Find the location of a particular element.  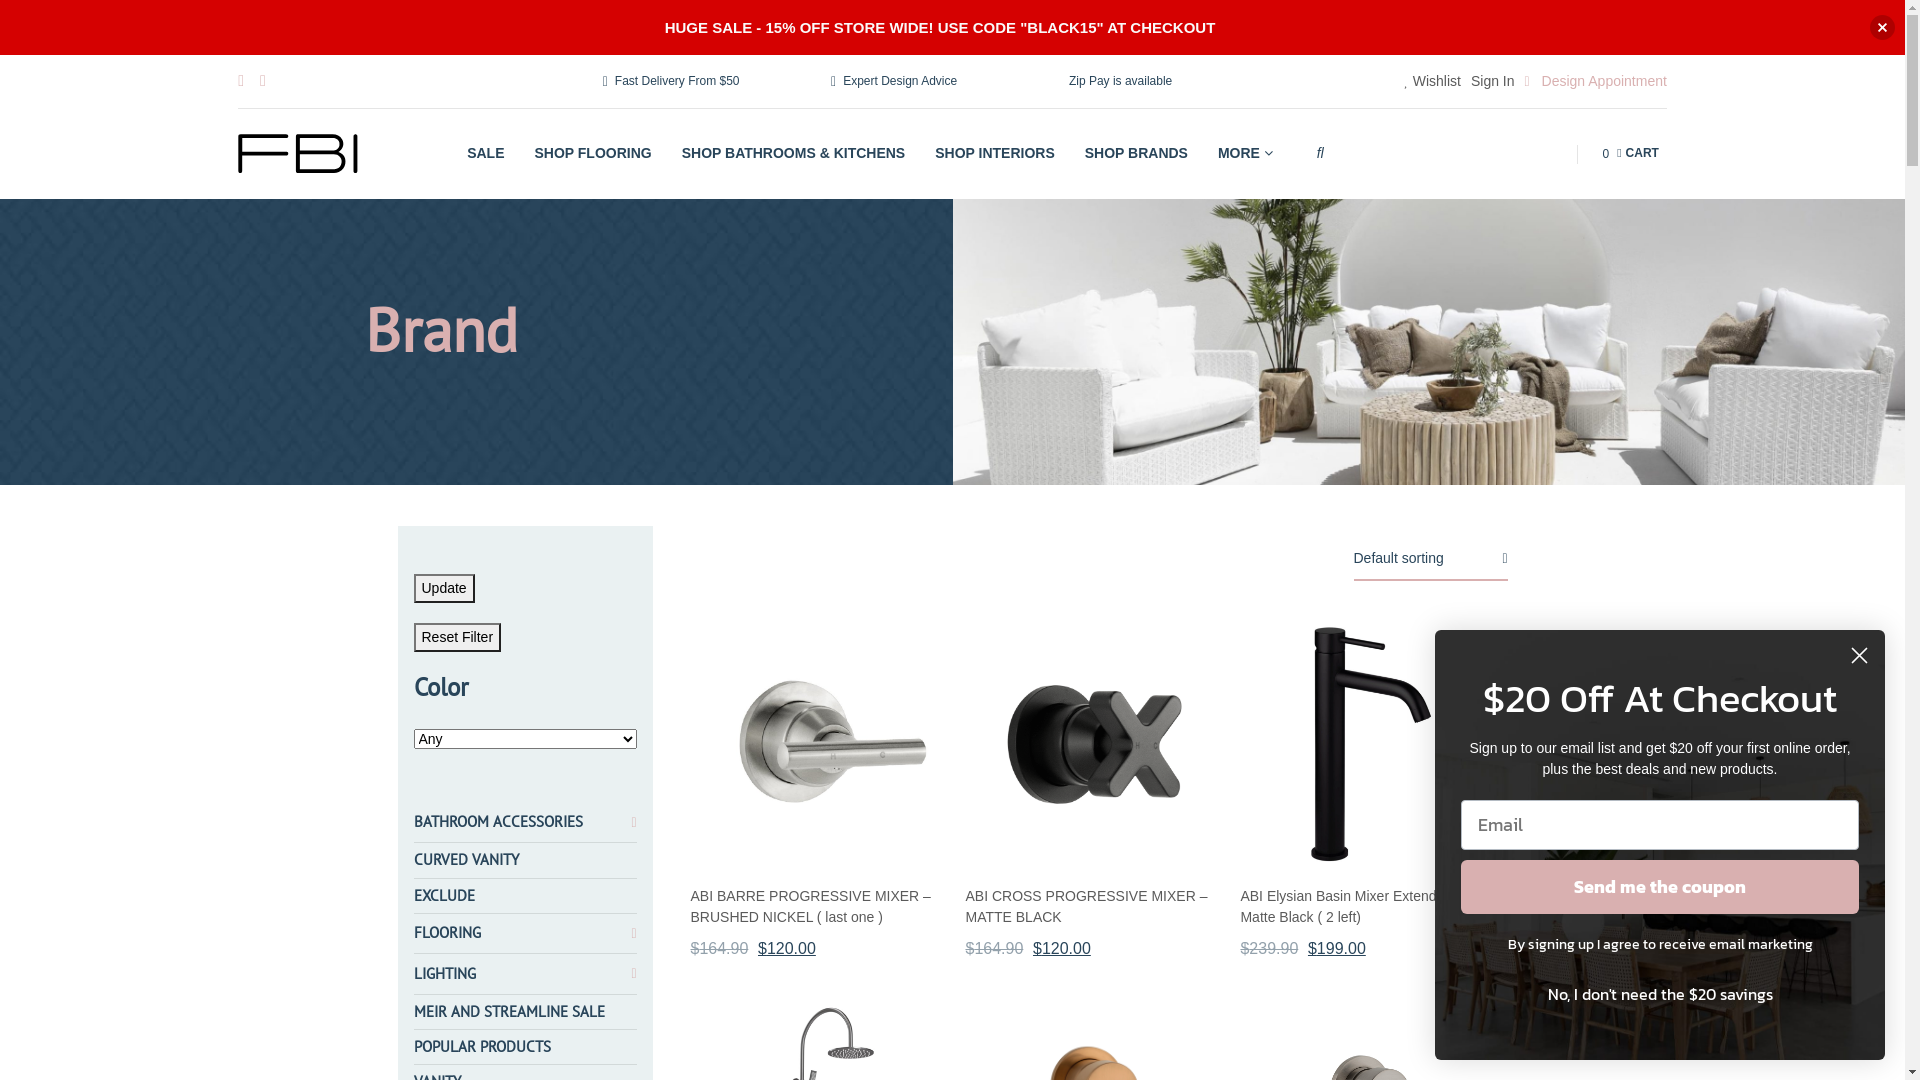

'SALE' is located at coordinates (459, 153).